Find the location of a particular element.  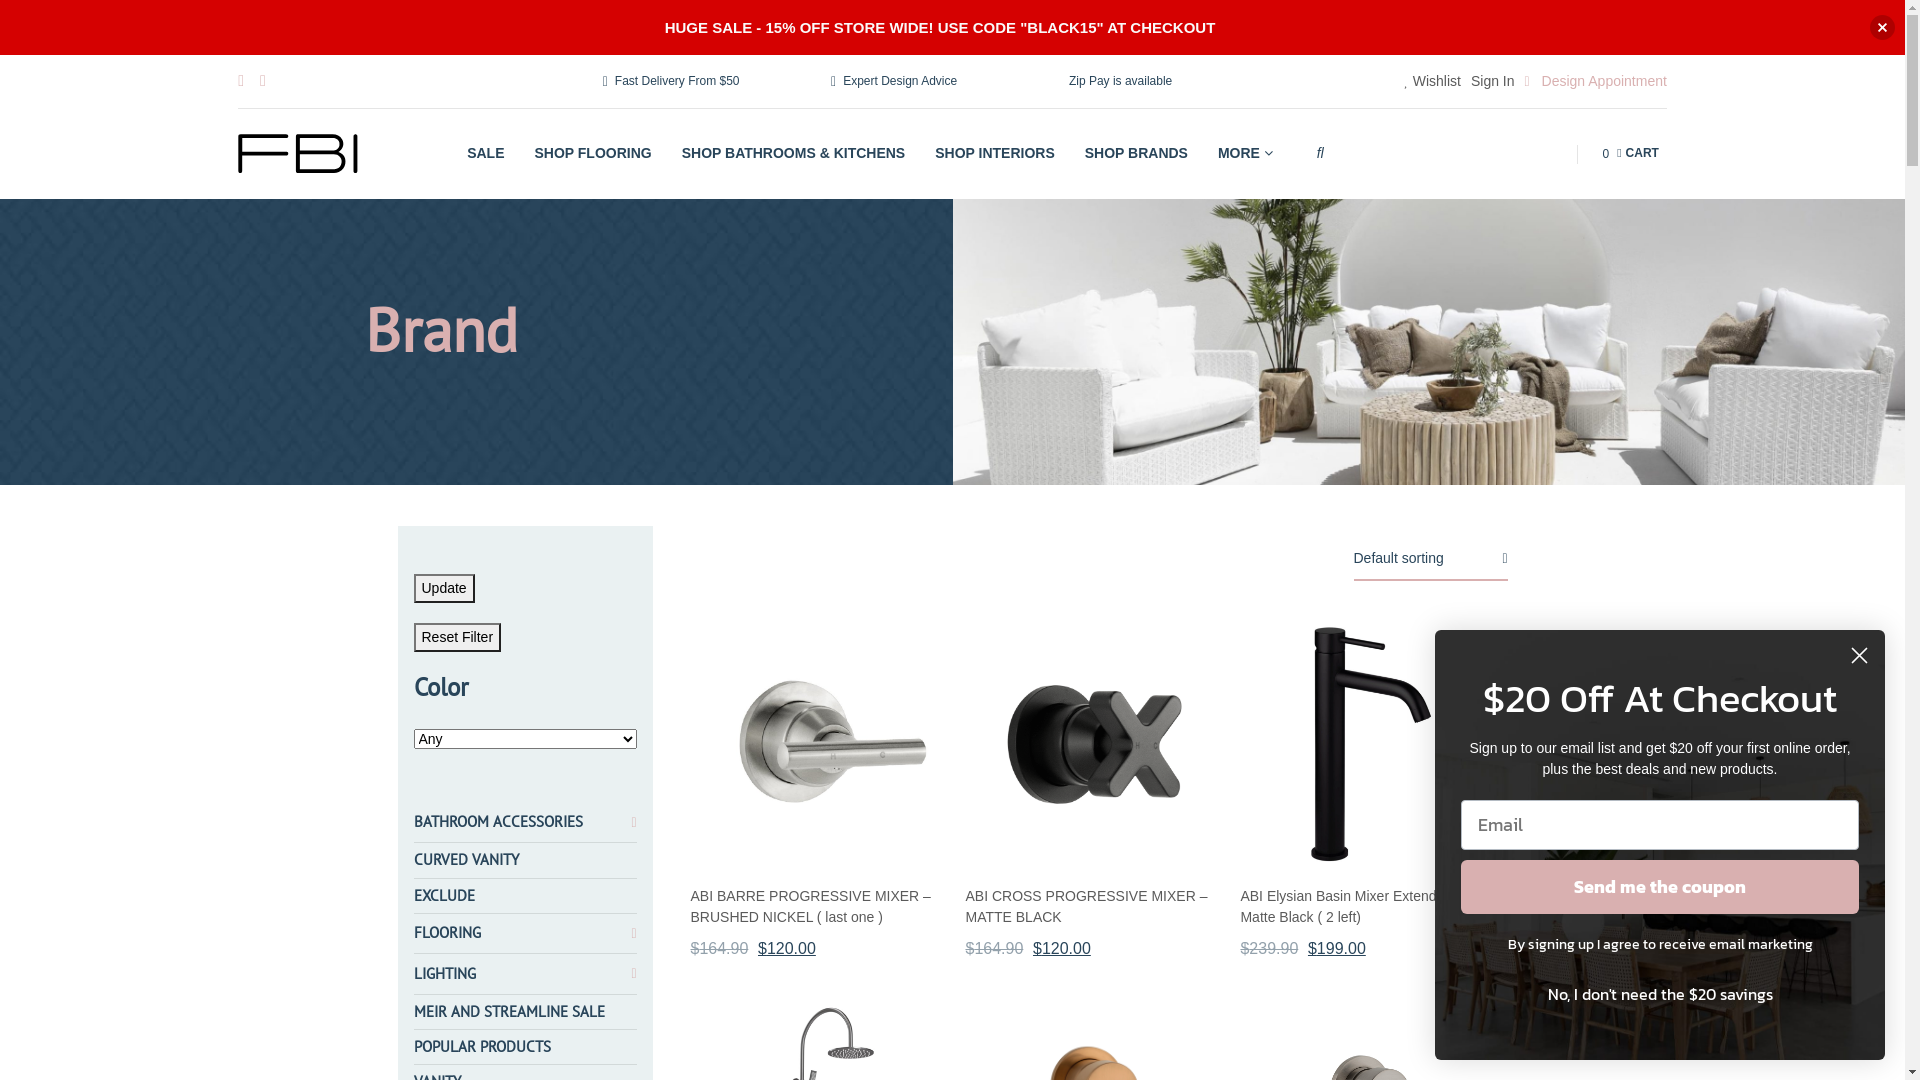

'SALE' is located at coordinates (459, 153).